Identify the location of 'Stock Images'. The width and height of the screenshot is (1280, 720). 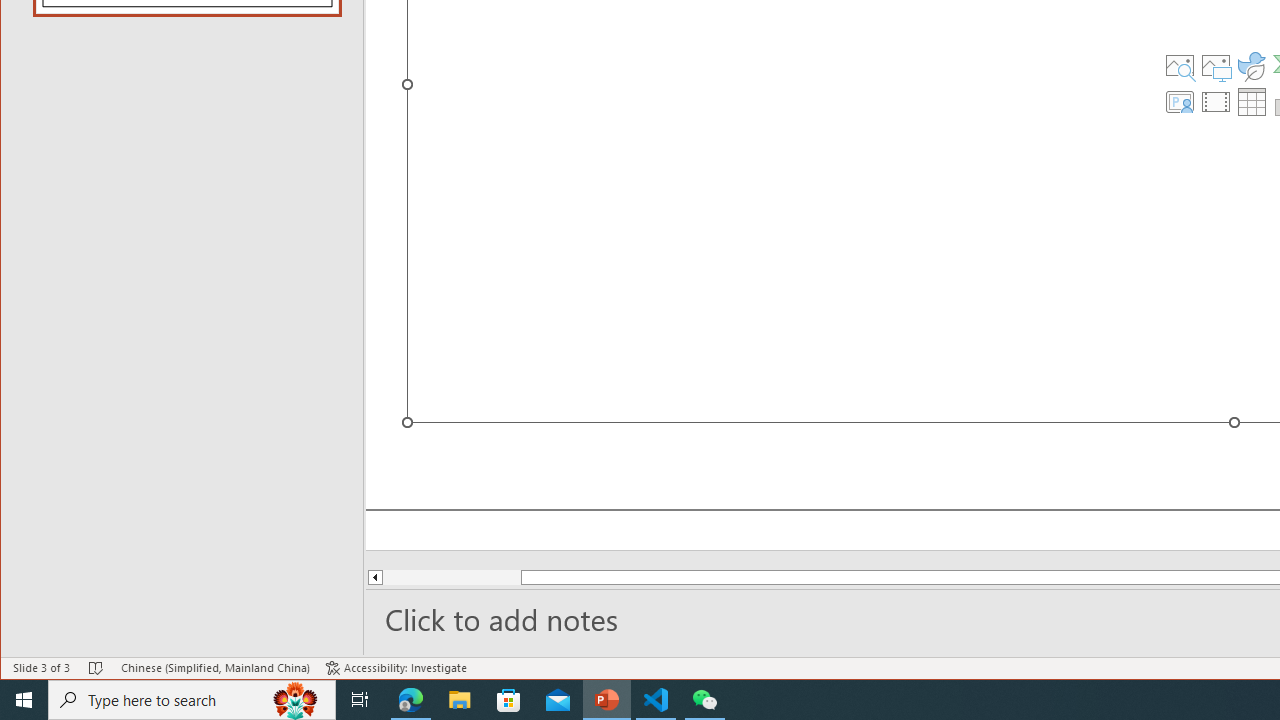
(1179, 64).